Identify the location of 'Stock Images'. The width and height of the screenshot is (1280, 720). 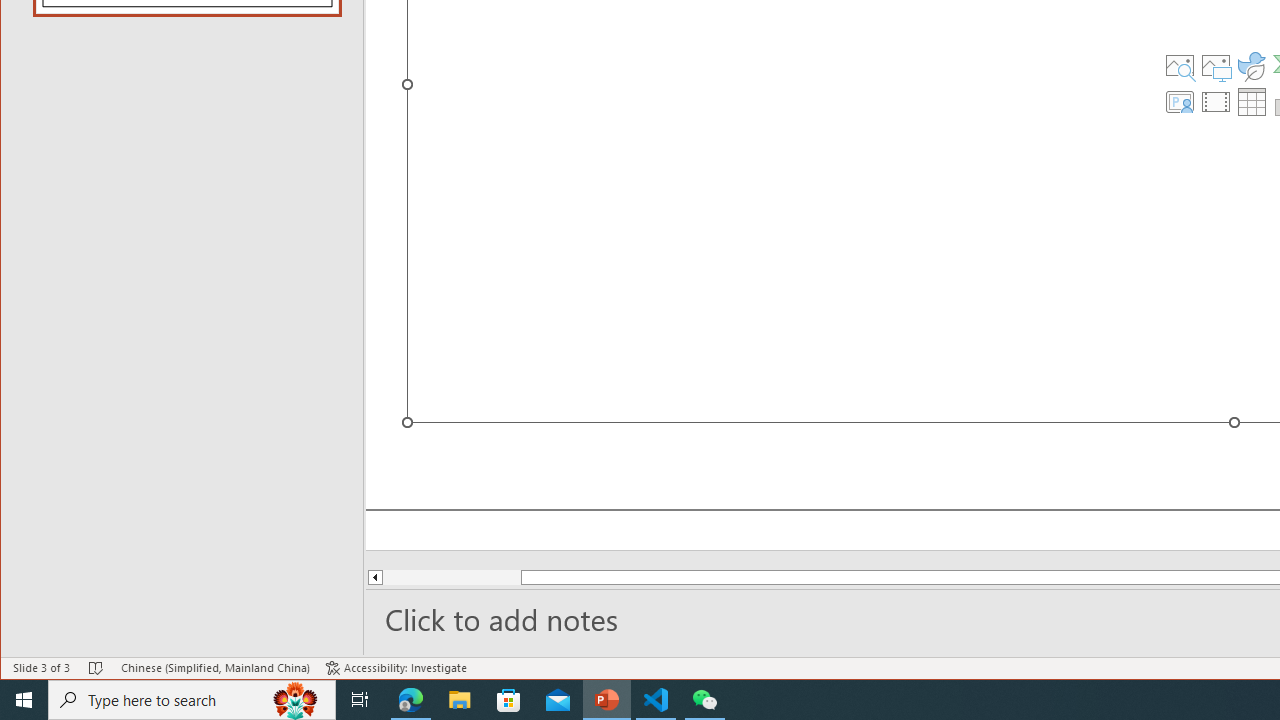
(1179, 64).